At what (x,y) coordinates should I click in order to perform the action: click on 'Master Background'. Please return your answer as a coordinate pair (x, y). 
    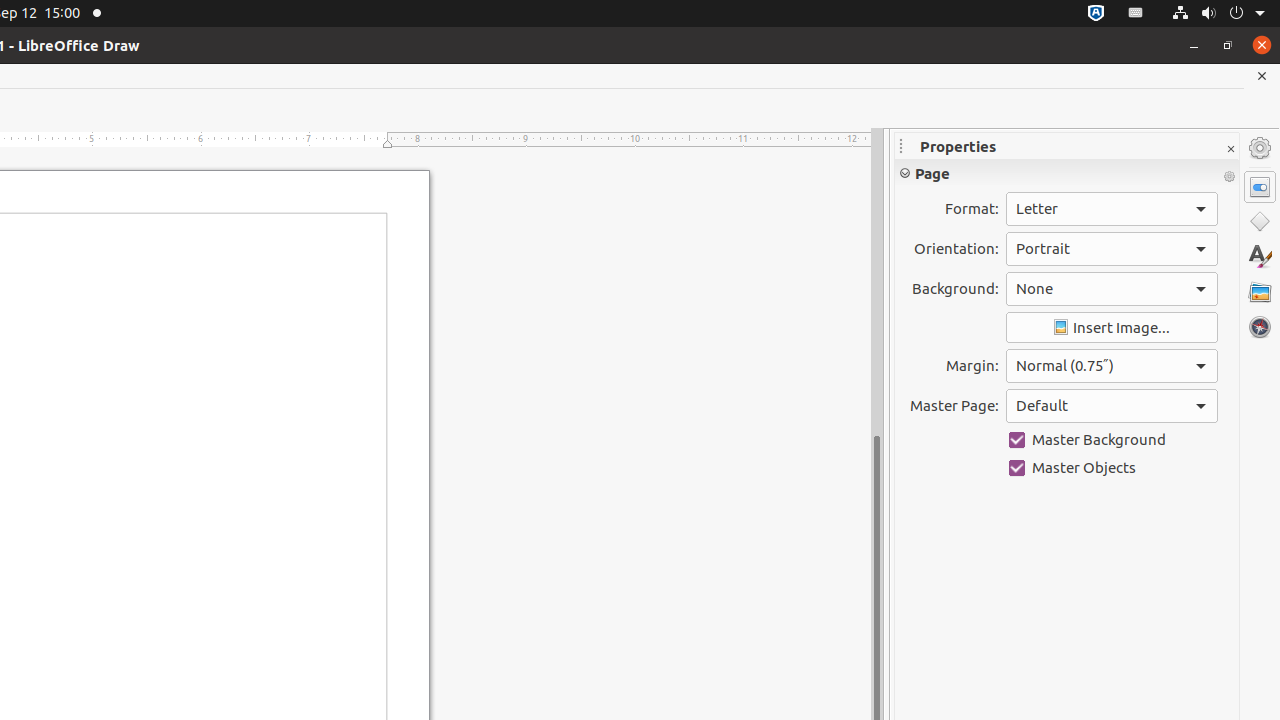
    Looking at the image, I should click on (1110, 438).